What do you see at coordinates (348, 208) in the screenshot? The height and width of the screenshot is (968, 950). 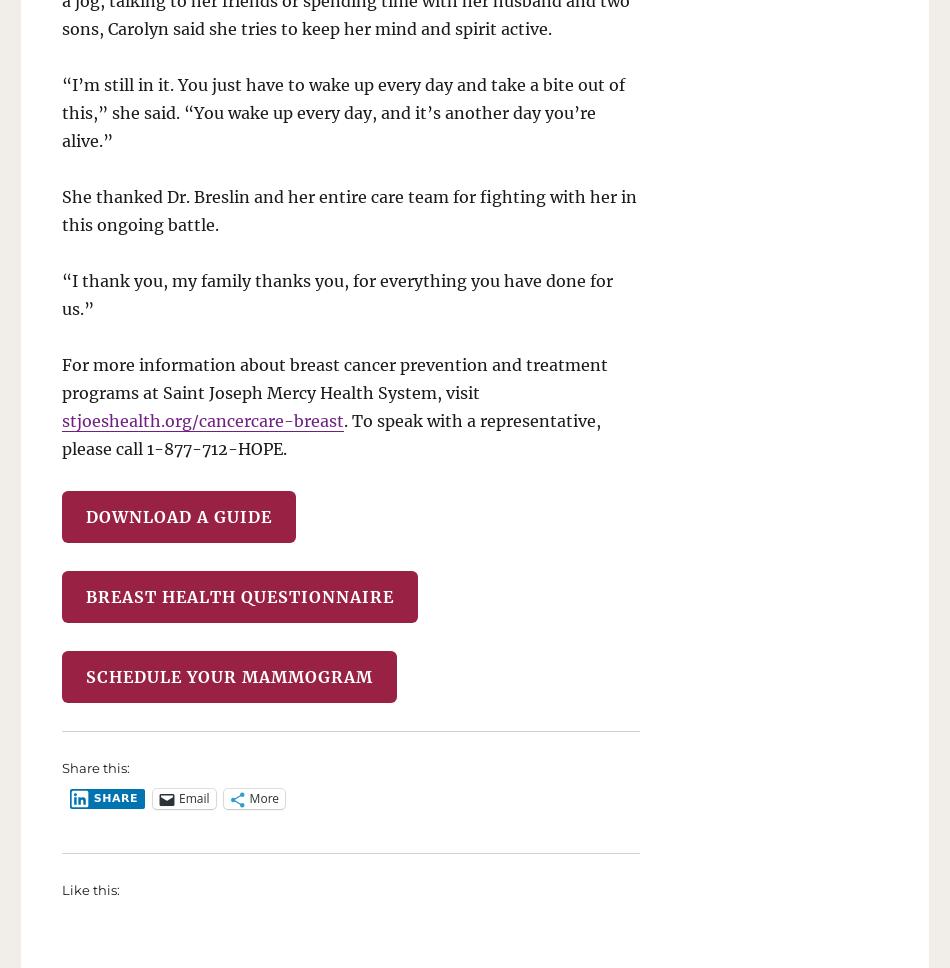 I see `'She thanked Dr. Breslin and her entire care team for fighting with her in this ongoing battle.'` at bounding box center [348, 208].